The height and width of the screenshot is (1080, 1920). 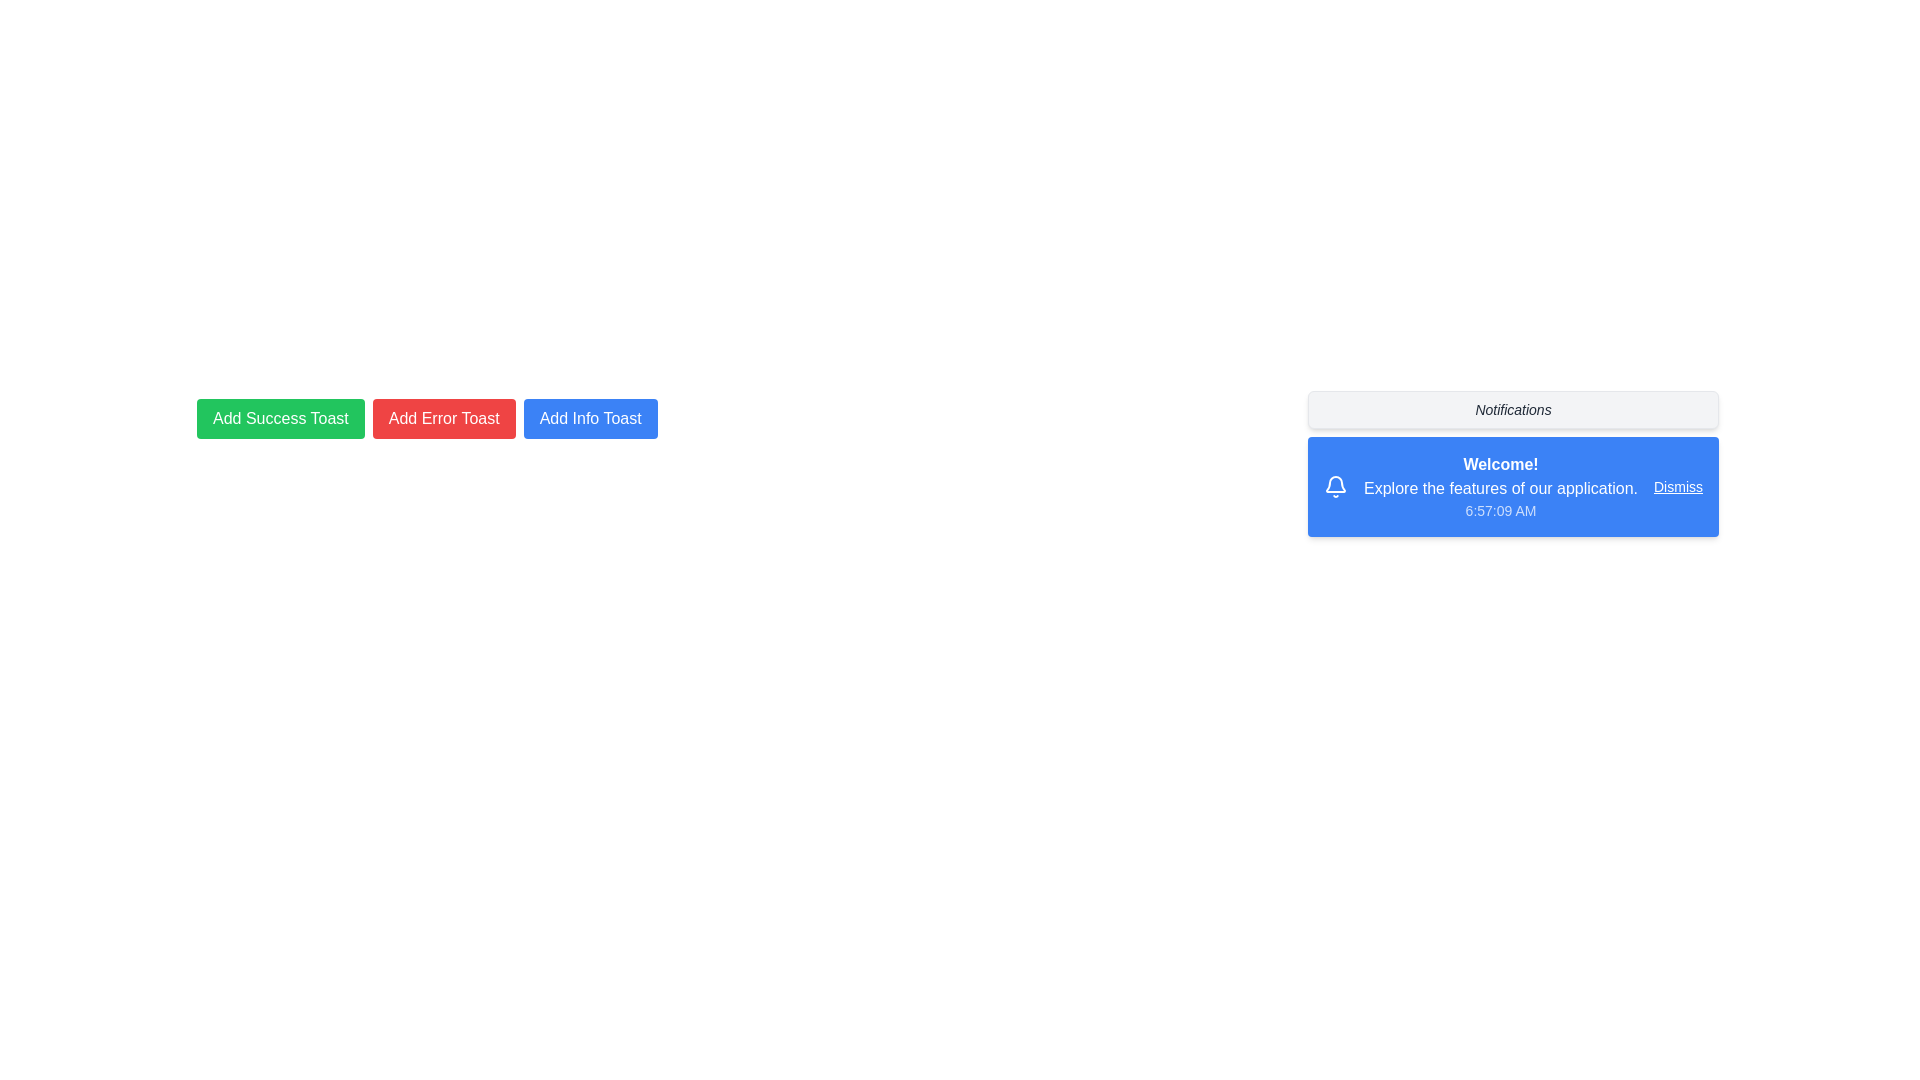 I want to click on the underlined text link labeled 'Dismiss' located in the top-right corner of the notification card to change its text color, so click(x=1678, y=486).